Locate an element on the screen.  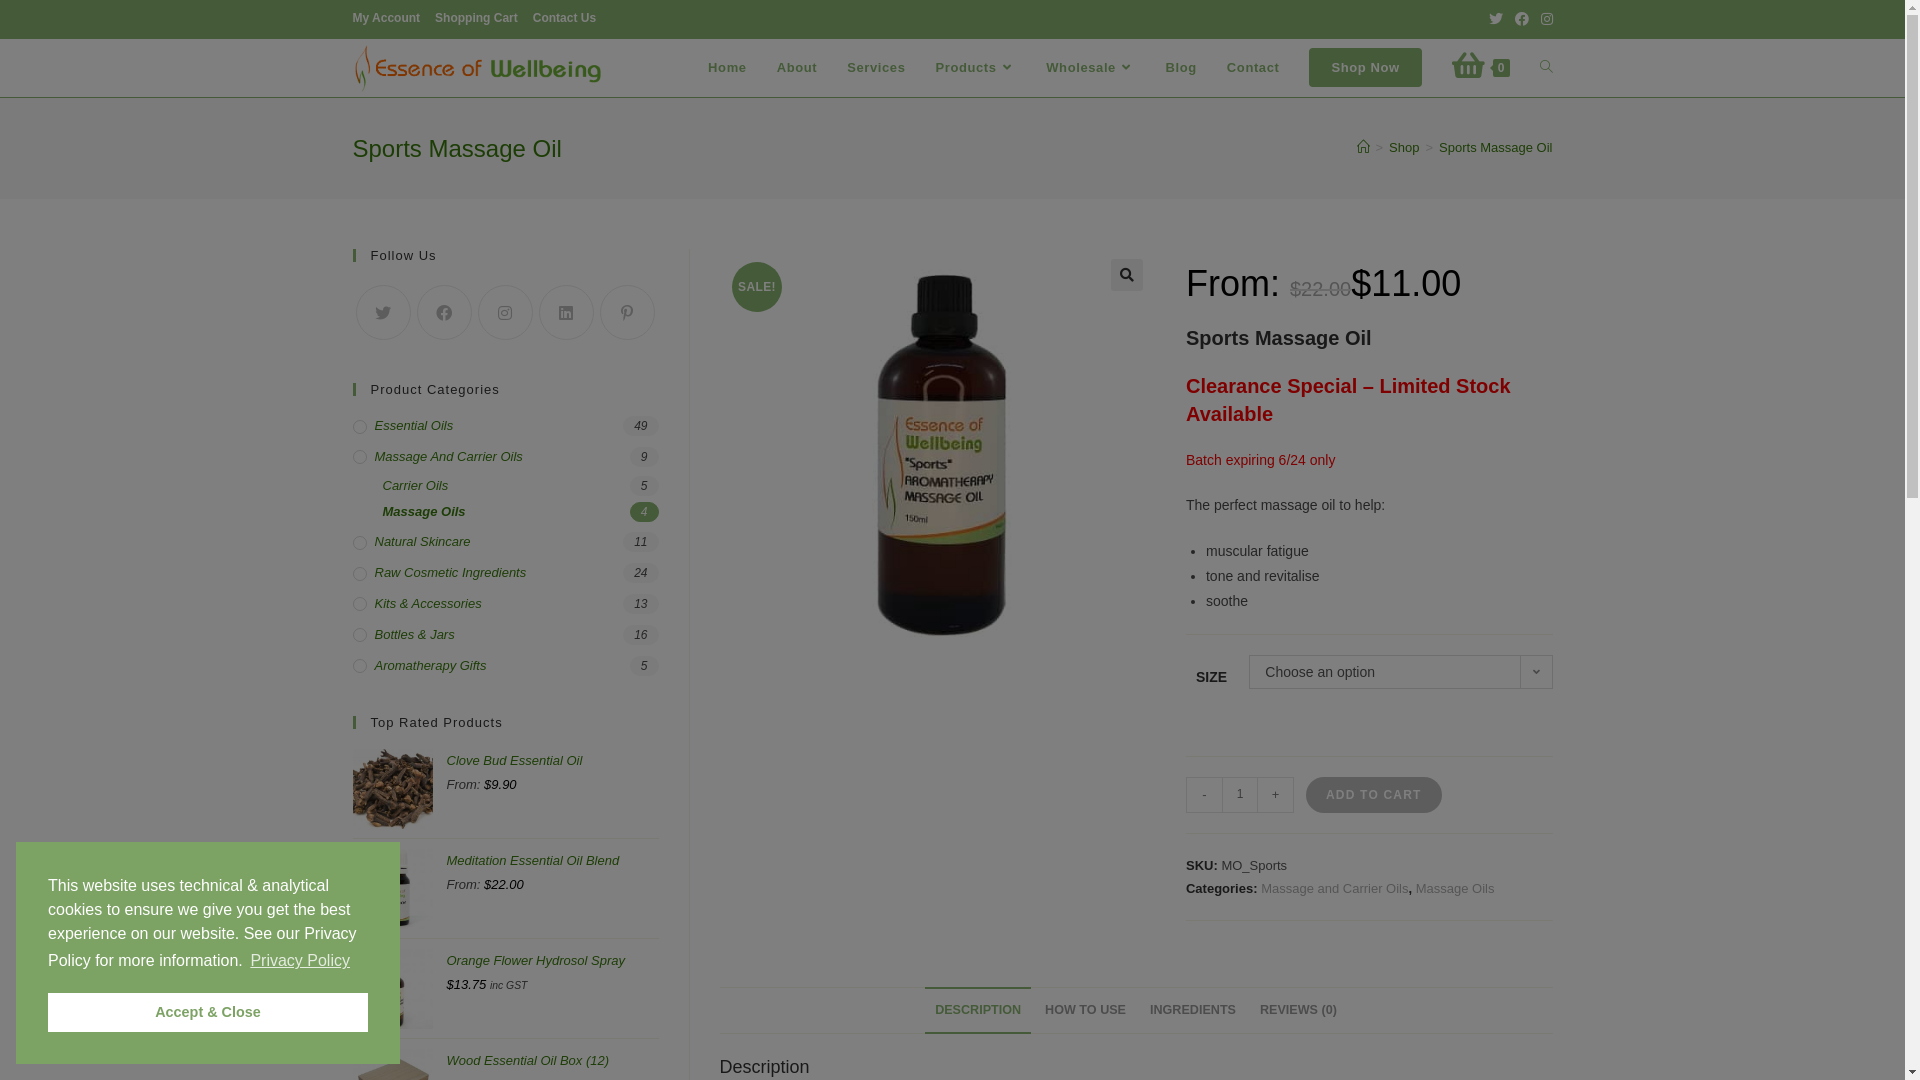
'Bottles & Jars' is located at coordinates (504, 635).